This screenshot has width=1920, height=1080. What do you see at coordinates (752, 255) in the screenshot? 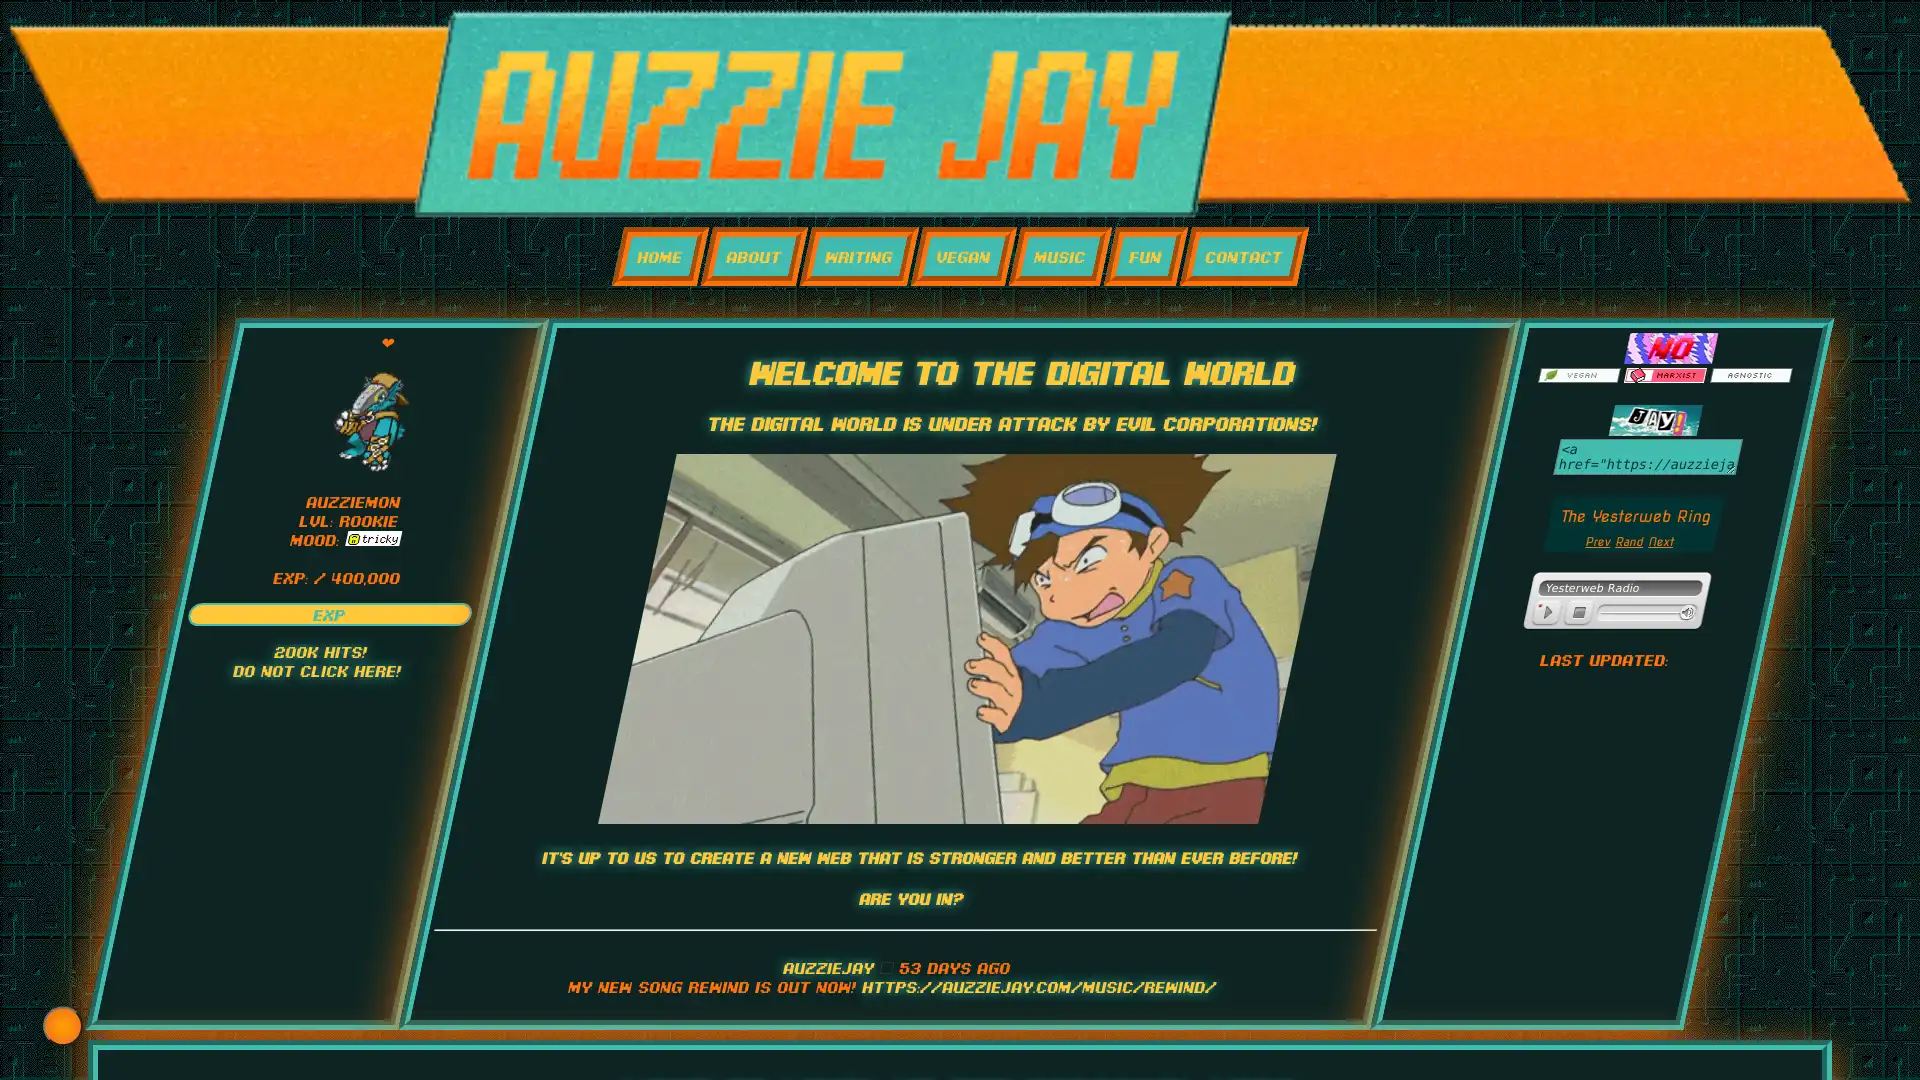
I see `ABOUT` at bounding box center [752, 255].